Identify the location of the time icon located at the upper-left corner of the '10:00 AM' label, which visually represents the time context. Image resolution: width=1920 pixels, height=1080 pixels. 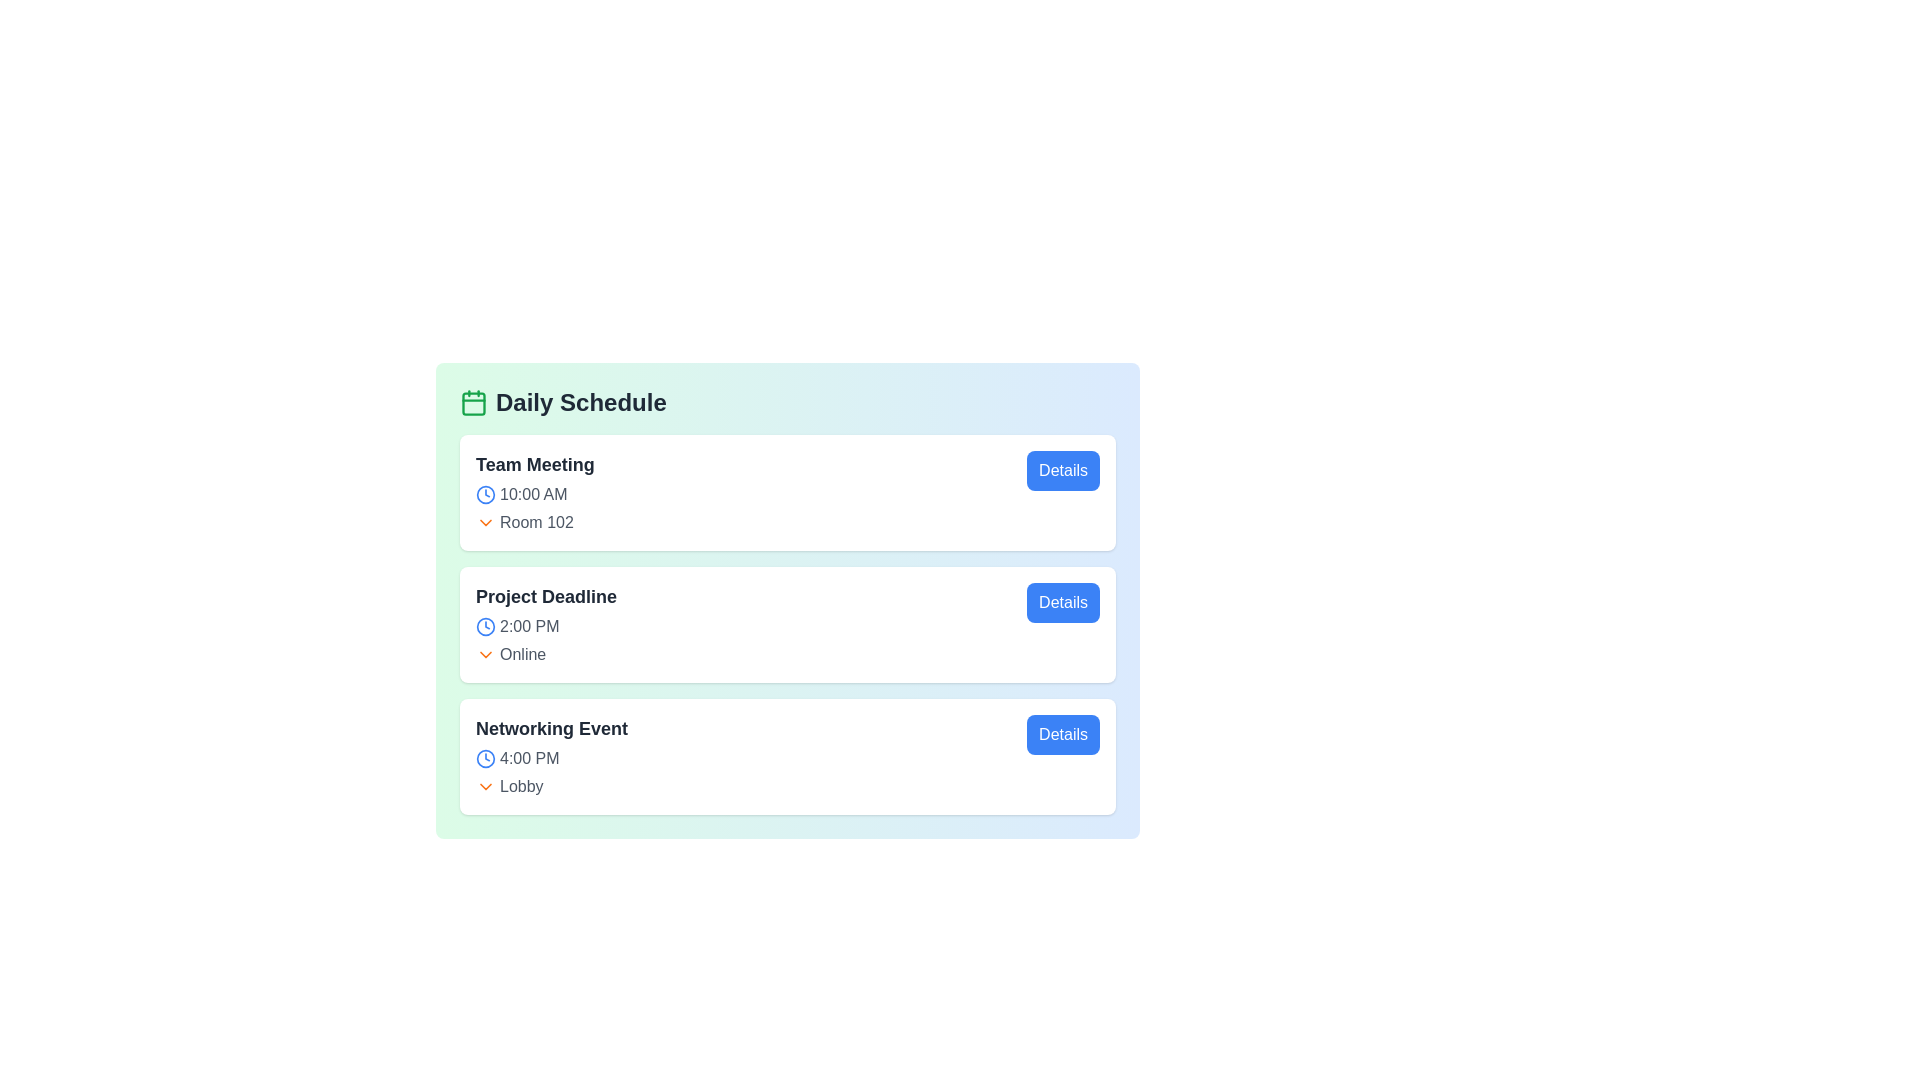
(485, 494).